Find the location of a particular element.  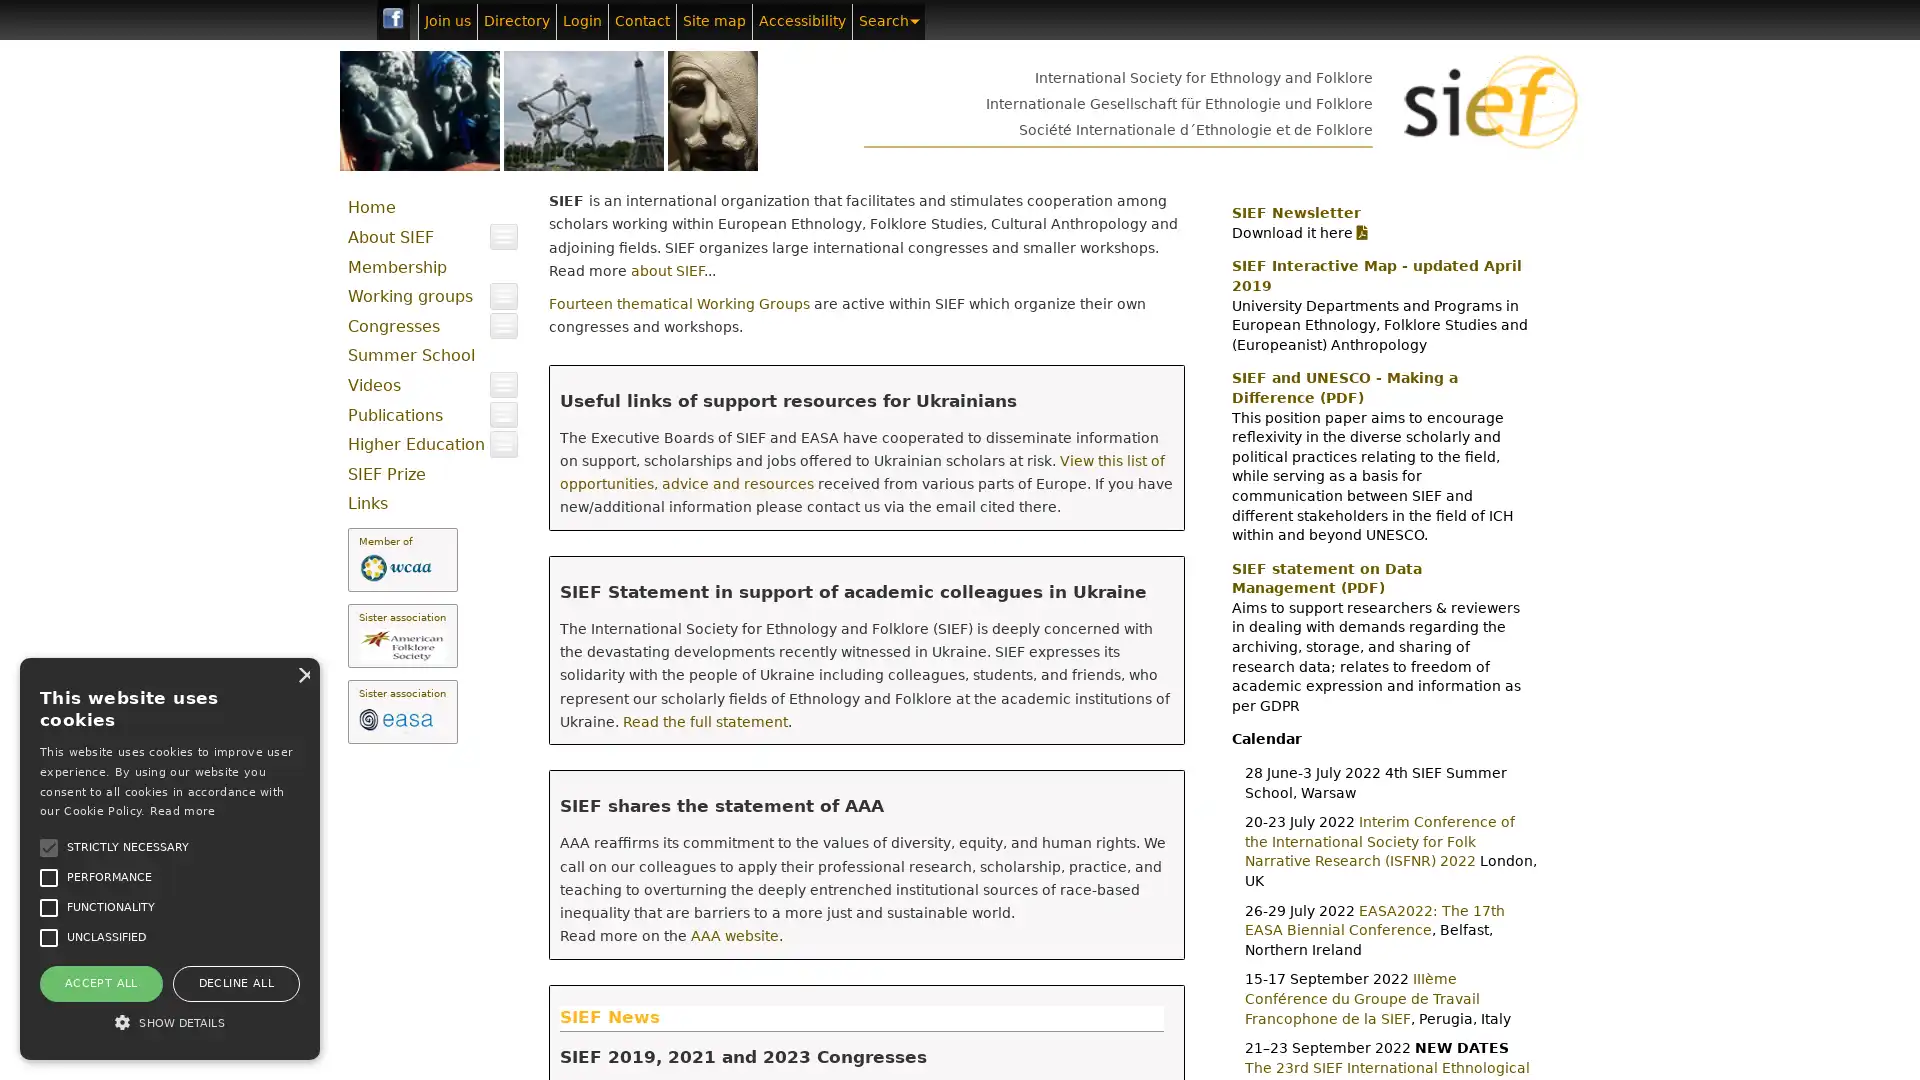

ACCEPT ALL is located at coordinates (99, 982).